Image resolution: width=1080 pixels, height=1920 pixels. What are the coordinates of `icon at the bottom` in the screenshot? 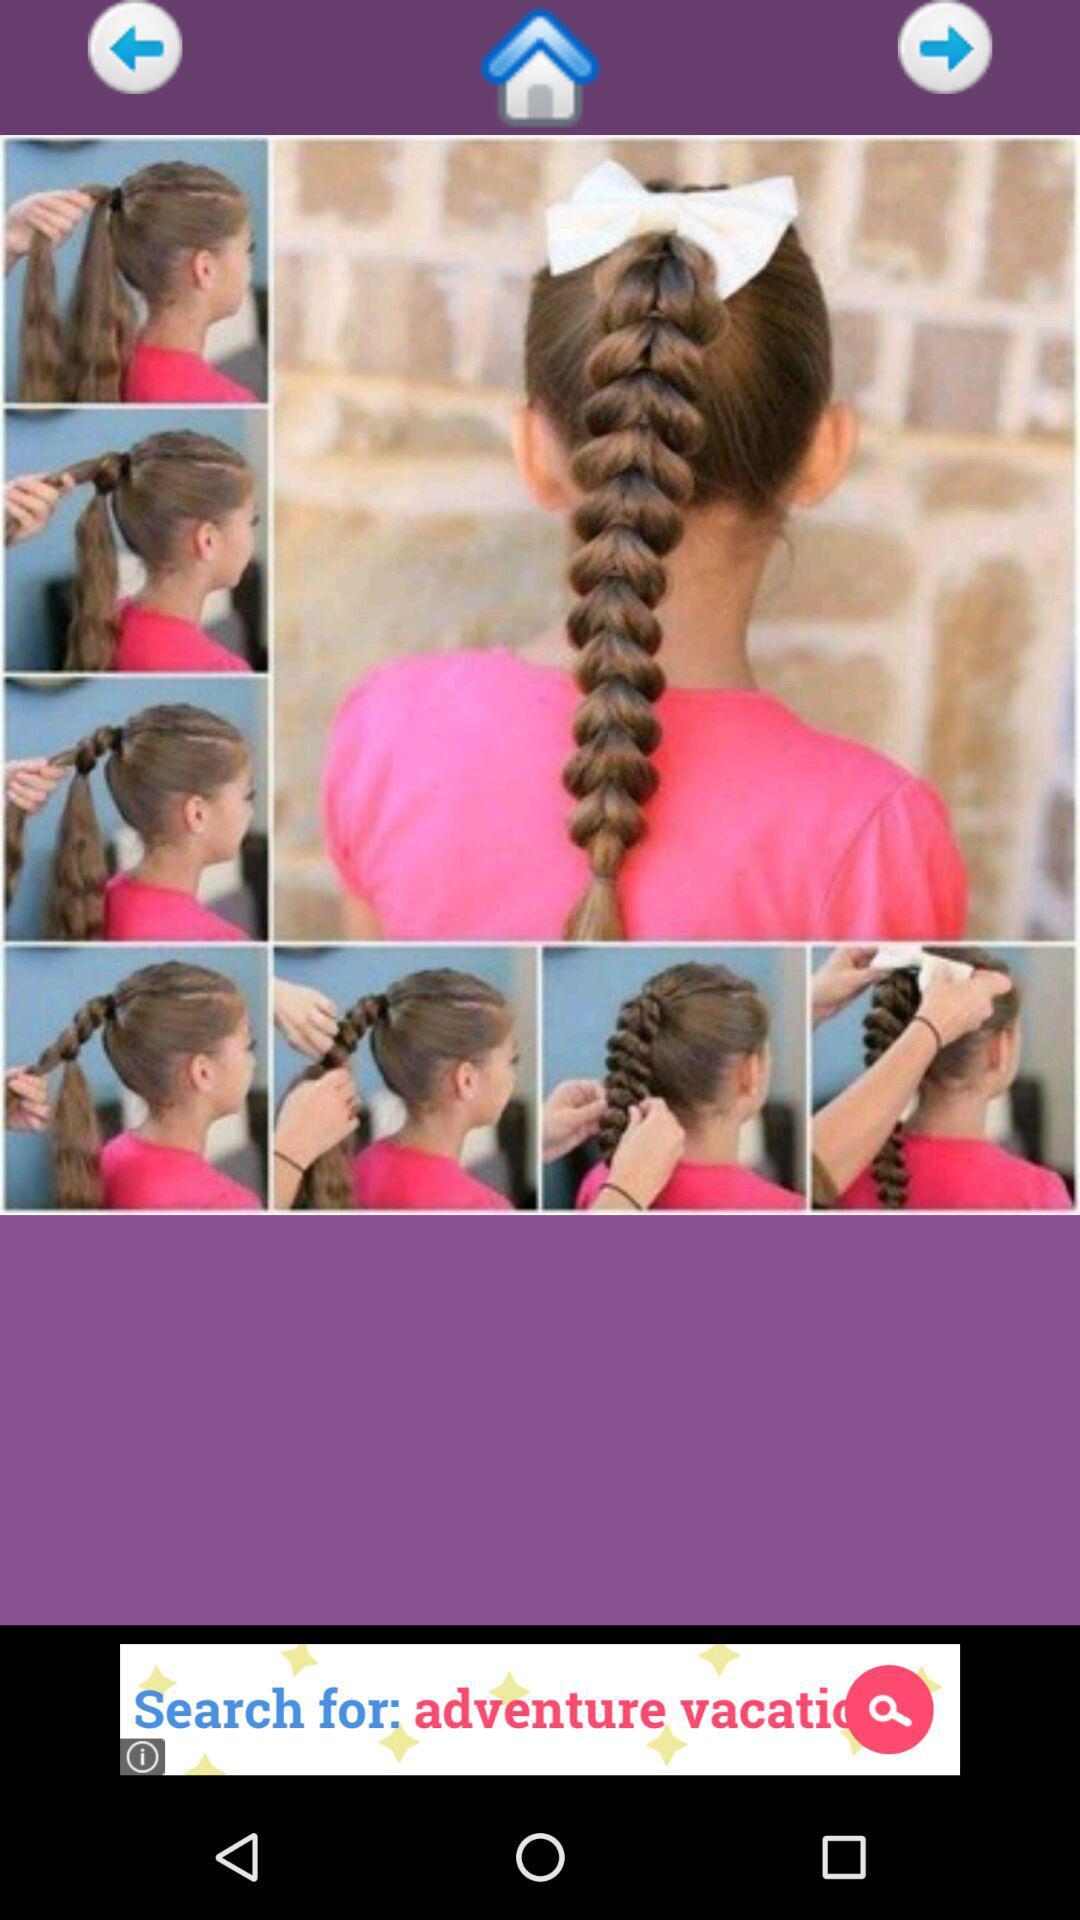 It's located at (540, 1708).